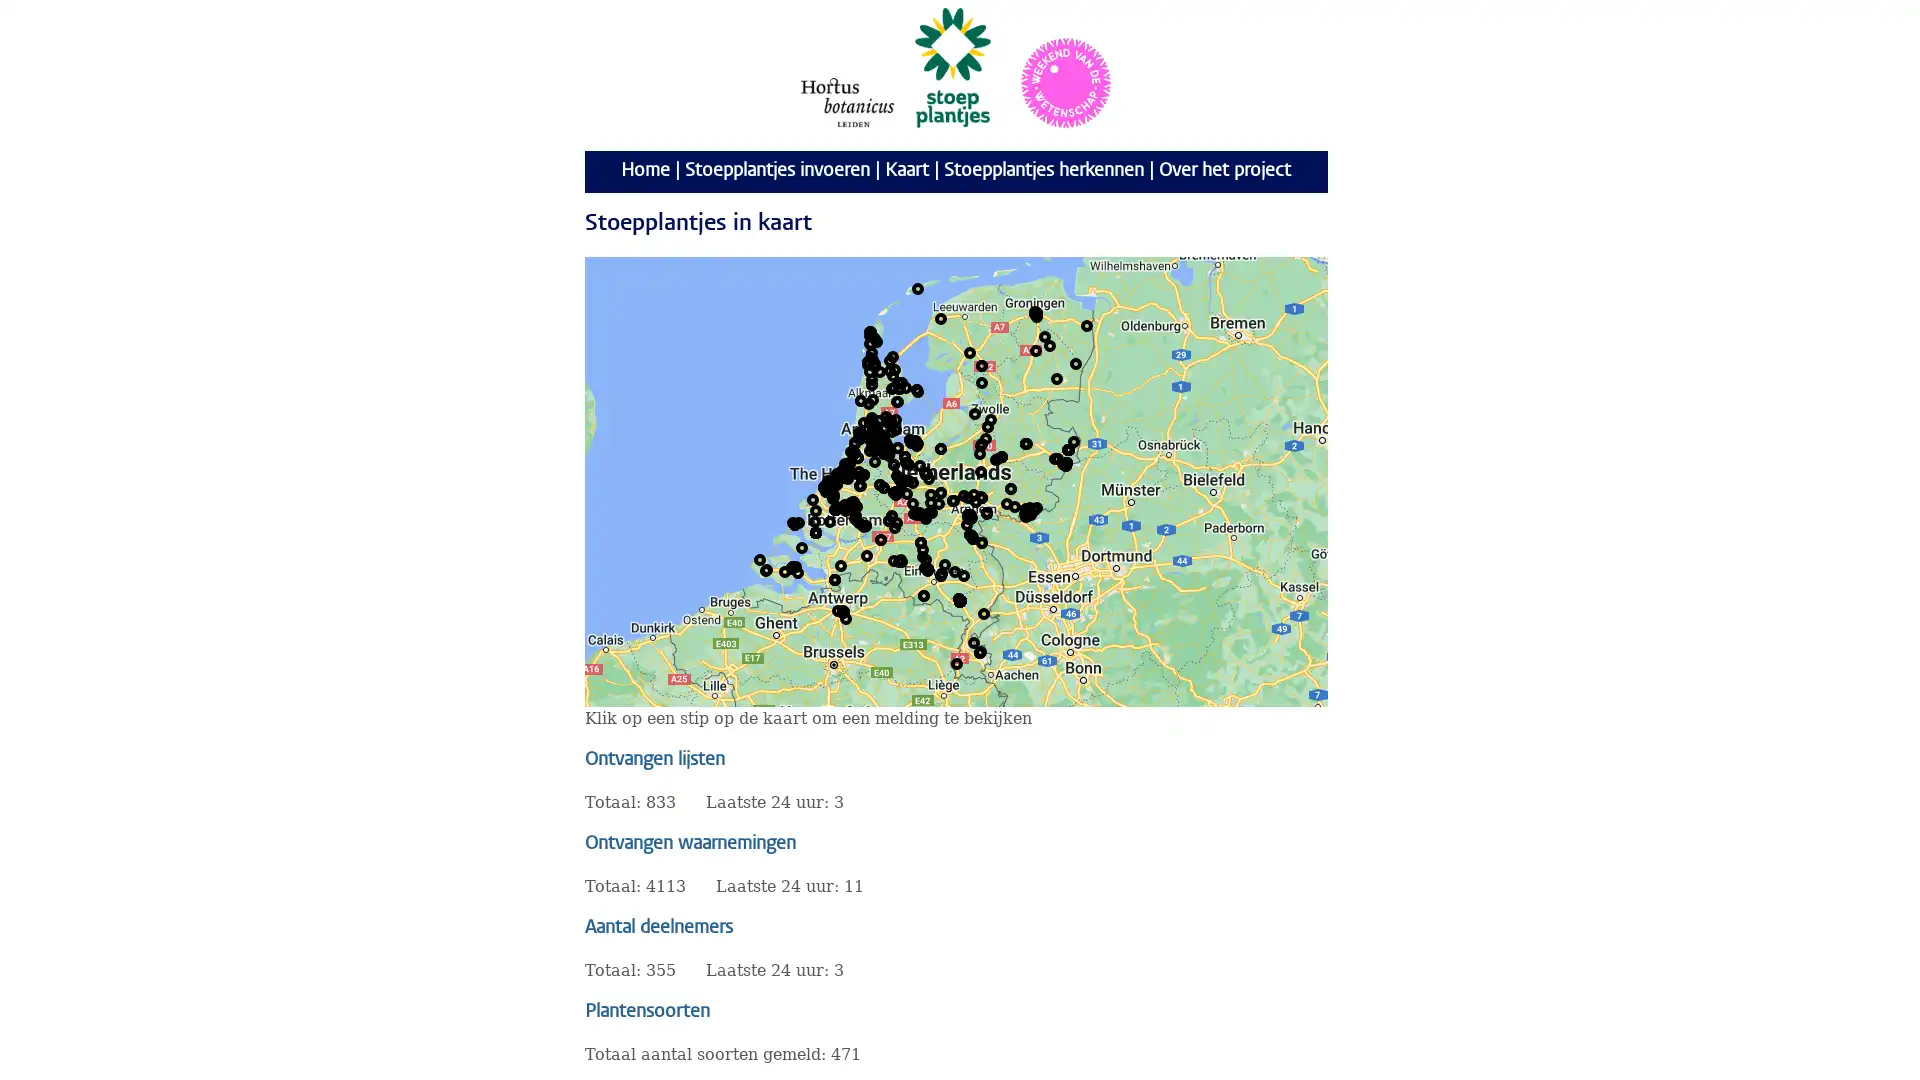 The width and height of the screenshot is (1920, 1080). Describe the element at coordinates (845, 473) in the screenshot. I see `Telling van Lannie Ligthart op 27 februari 2022` at that location.